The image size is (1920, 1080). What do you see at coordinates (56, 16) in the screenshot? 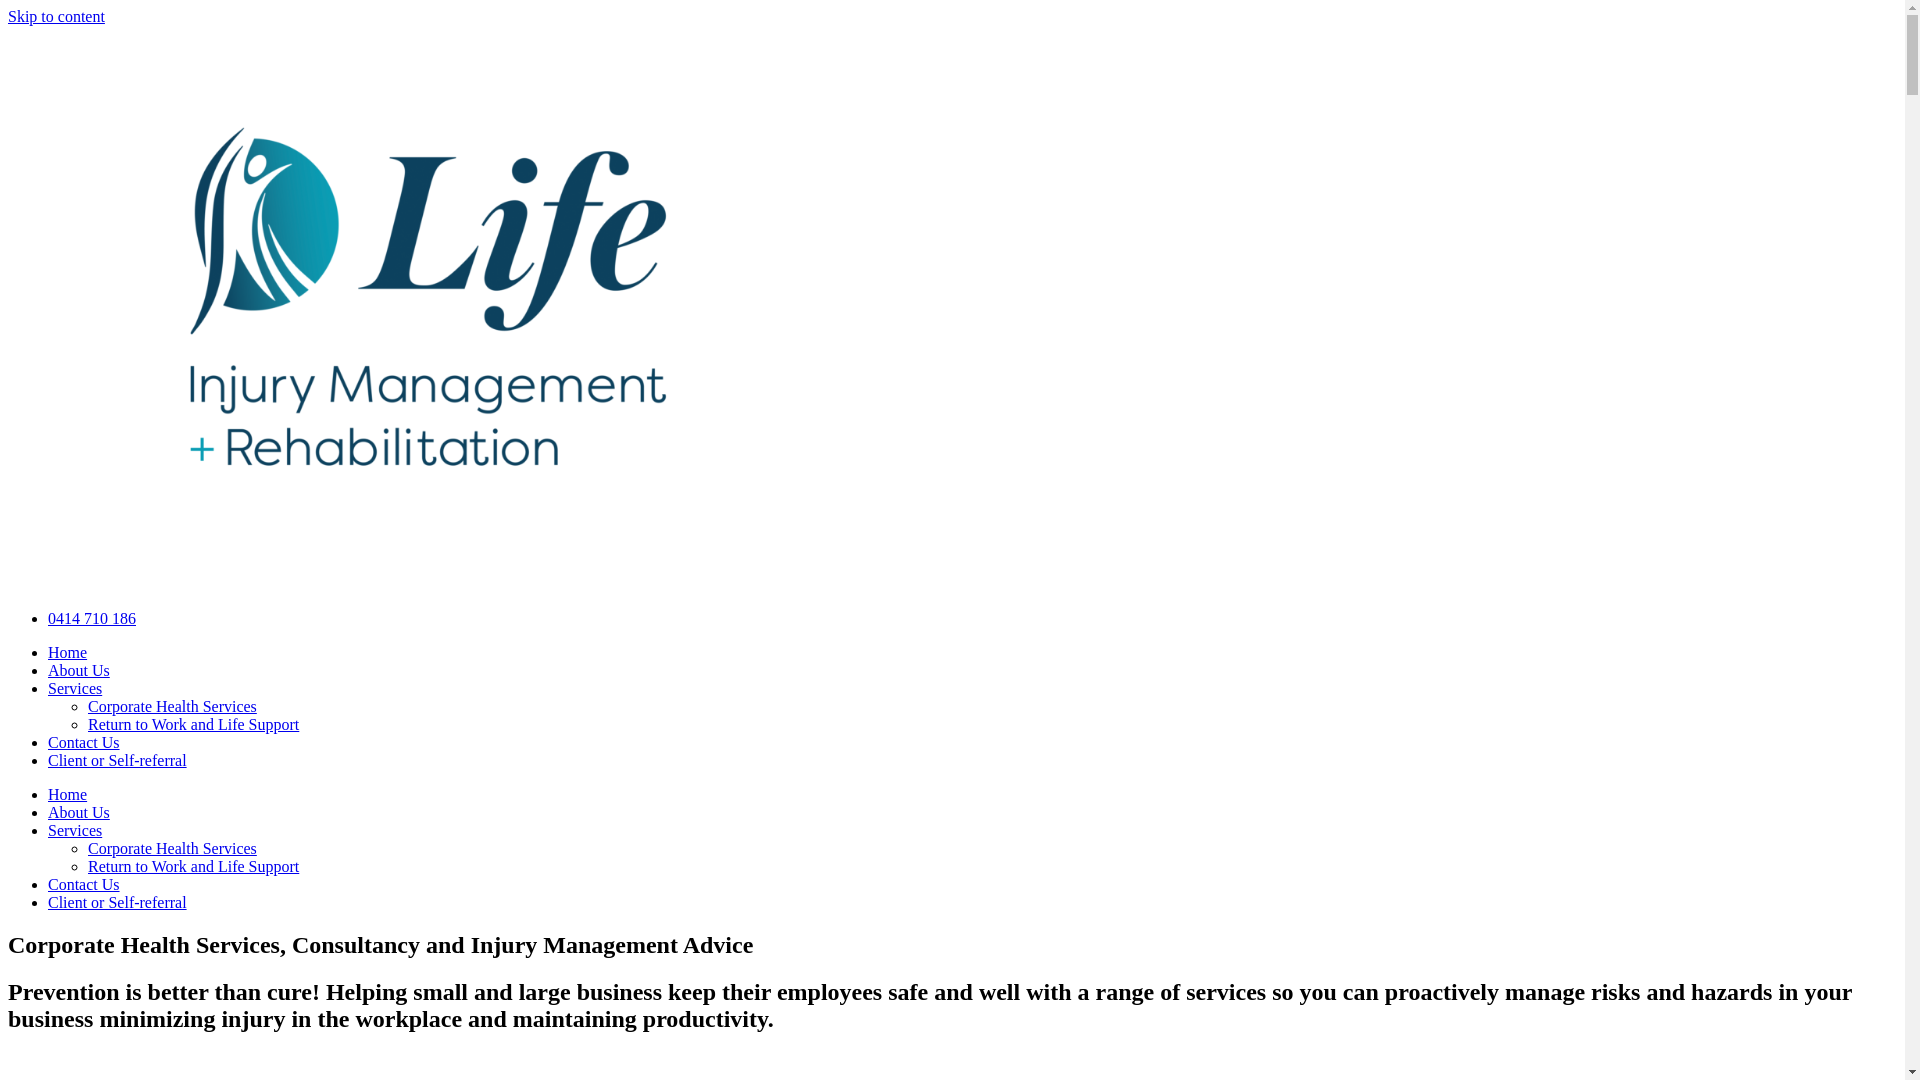
I see `'Skip to content'` at bounding box center [56, 16].